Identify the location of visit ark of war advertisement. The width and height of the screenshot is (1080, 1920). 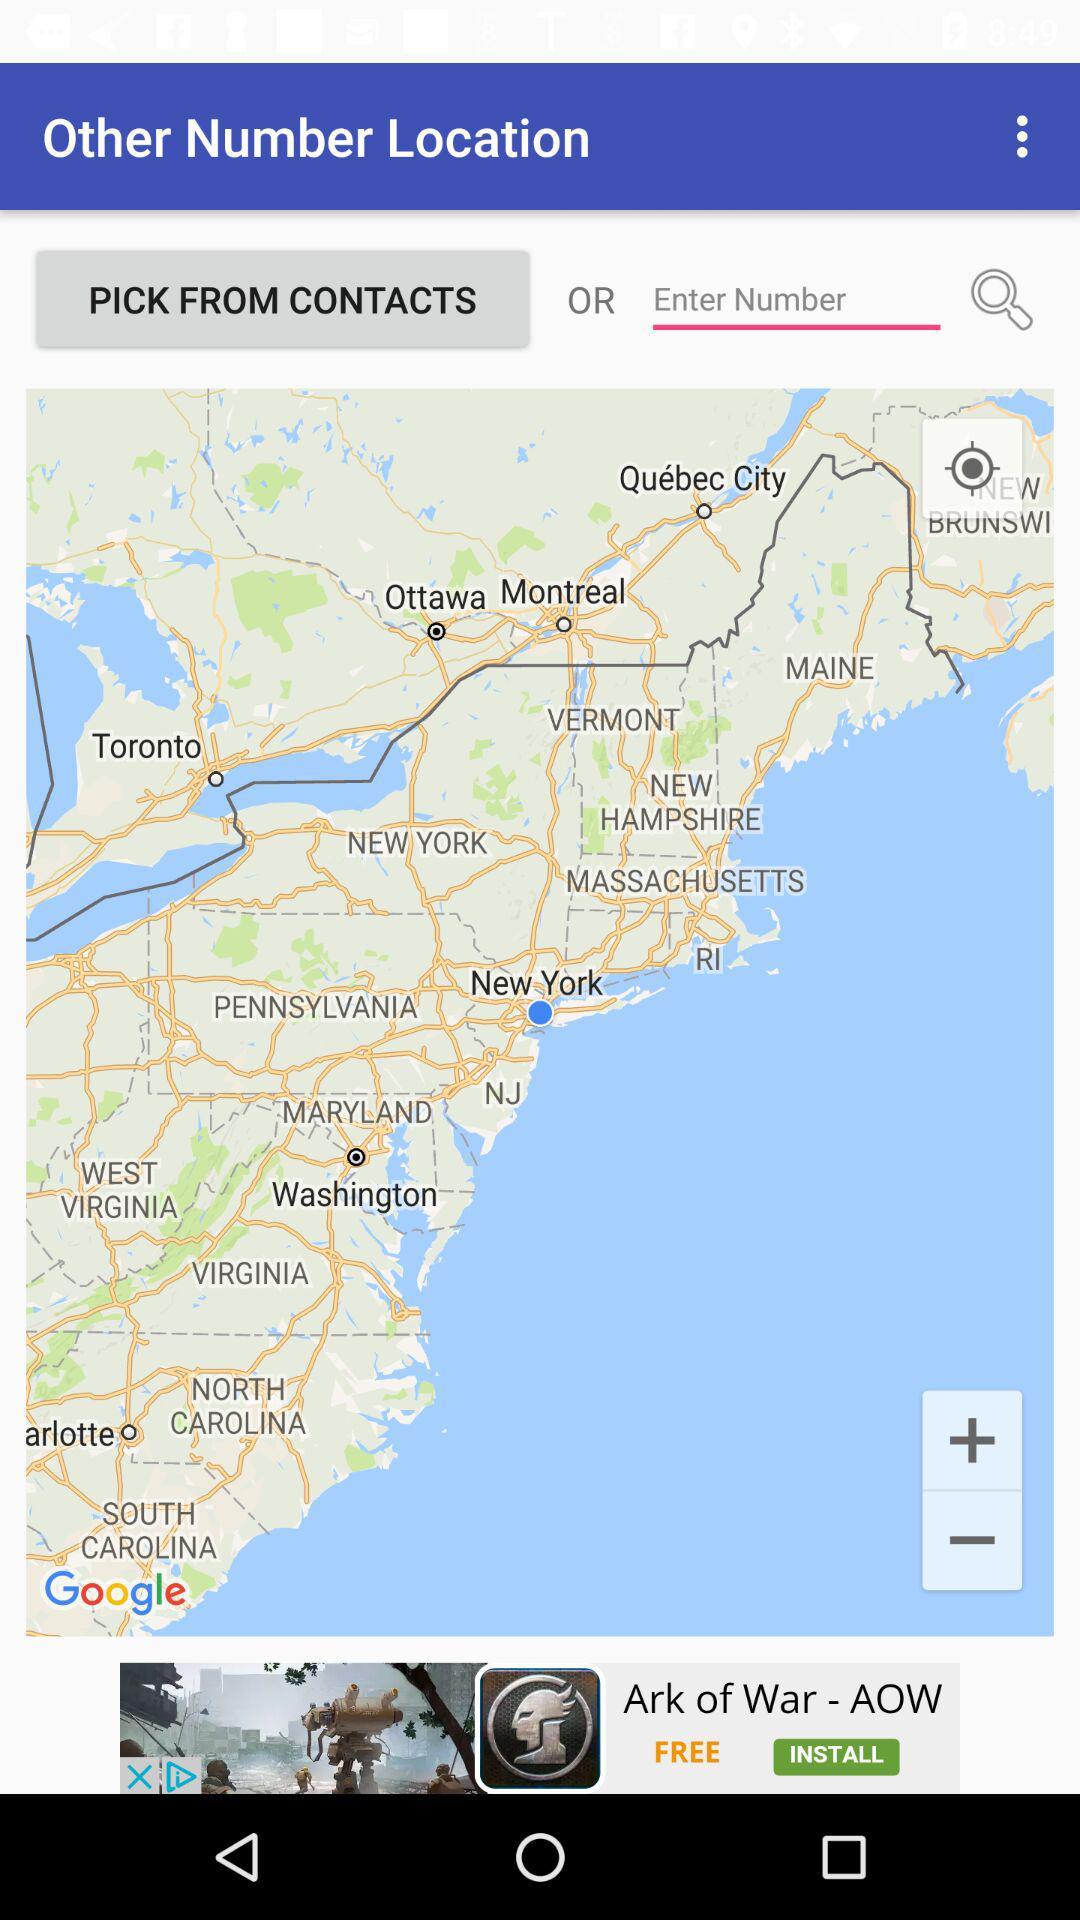
(540, 1727).